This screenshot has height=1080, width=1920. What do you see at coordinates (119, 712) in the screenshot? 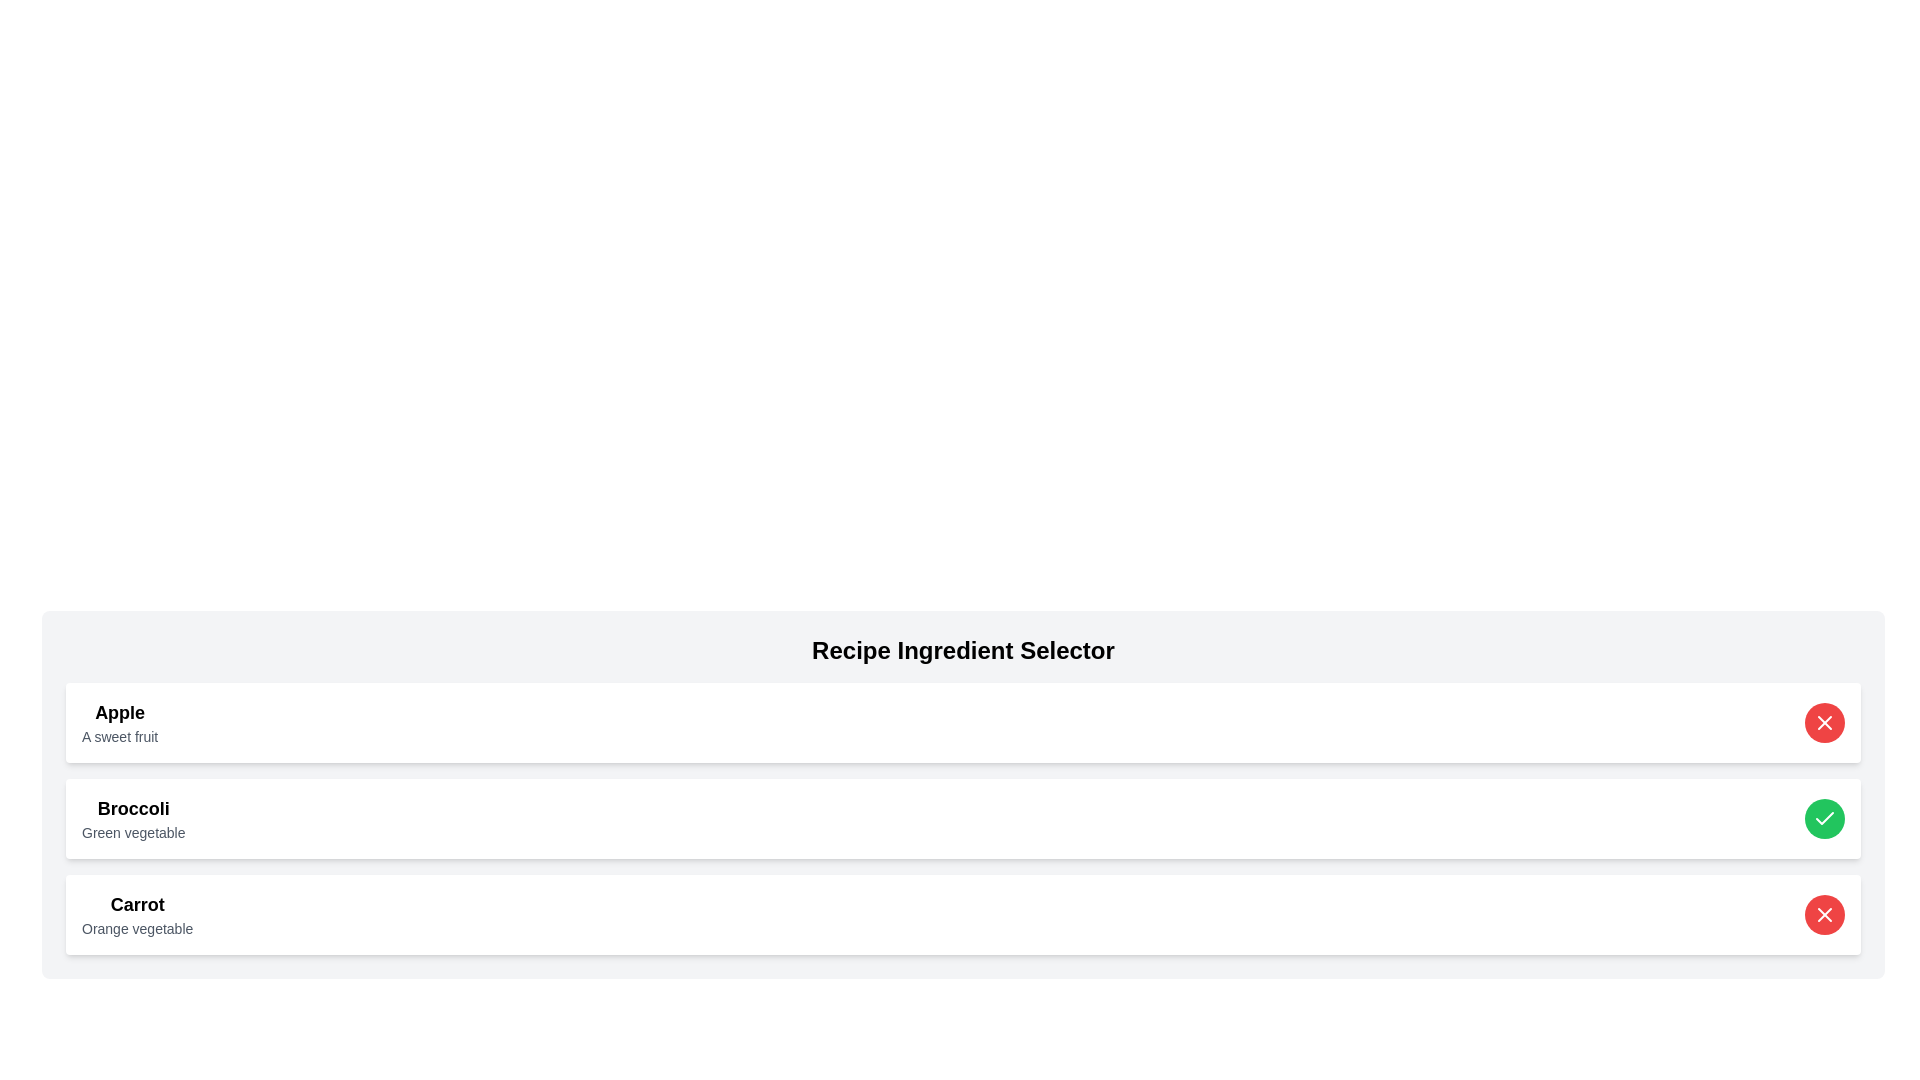
I see `the main text label for the list item representing 'Apple', which is the title in the vertical list titled 'Recipe Ingredient Selector'` at bounding box center [119, 712].